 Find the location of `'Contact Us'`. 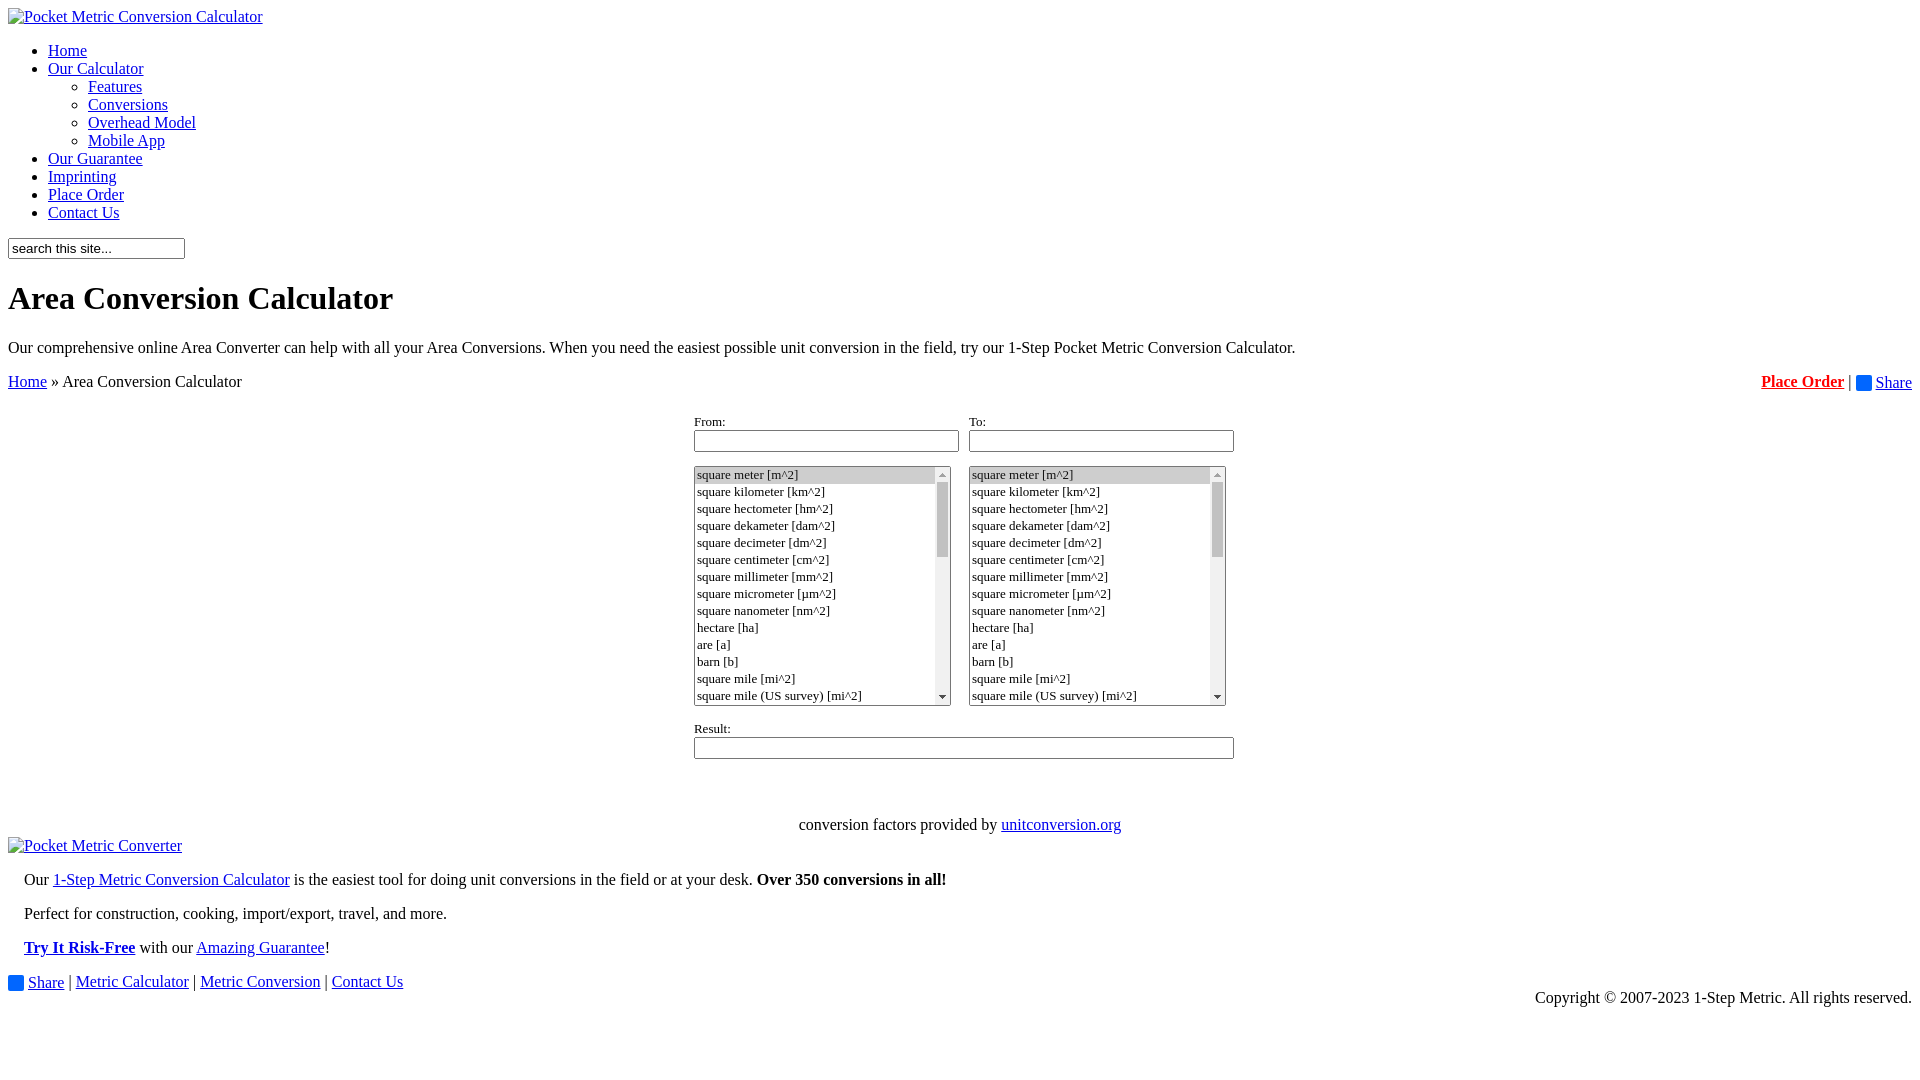

'Contact Us' is located at coordinates (368, 980).